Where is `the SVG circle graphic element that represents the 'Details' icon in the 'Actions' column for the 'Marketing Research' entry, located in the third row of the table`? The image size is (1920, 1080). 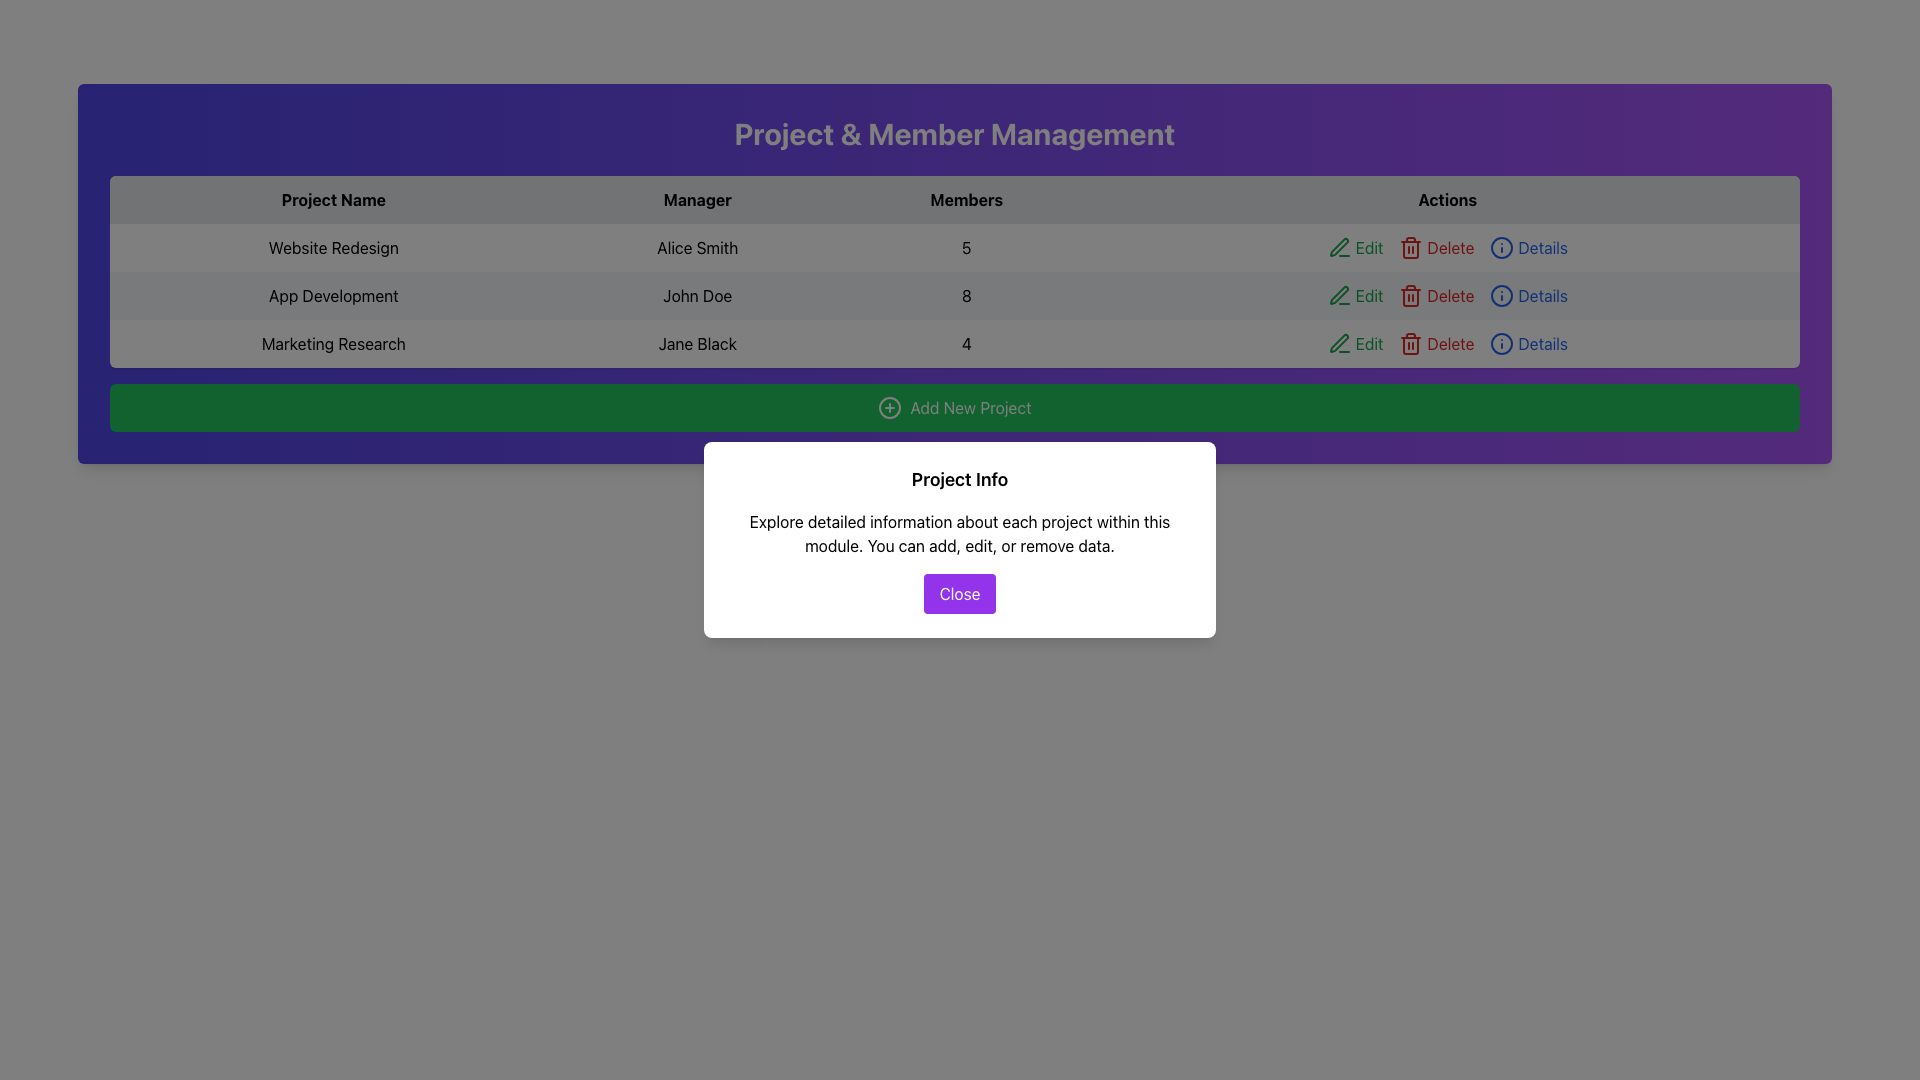
the SVG circle graphic element that represents the 'Details' icon in the 'Actions' column for the 'Marketing Research' entry, located in the third row of the table is located at coordinates (1502, 342).